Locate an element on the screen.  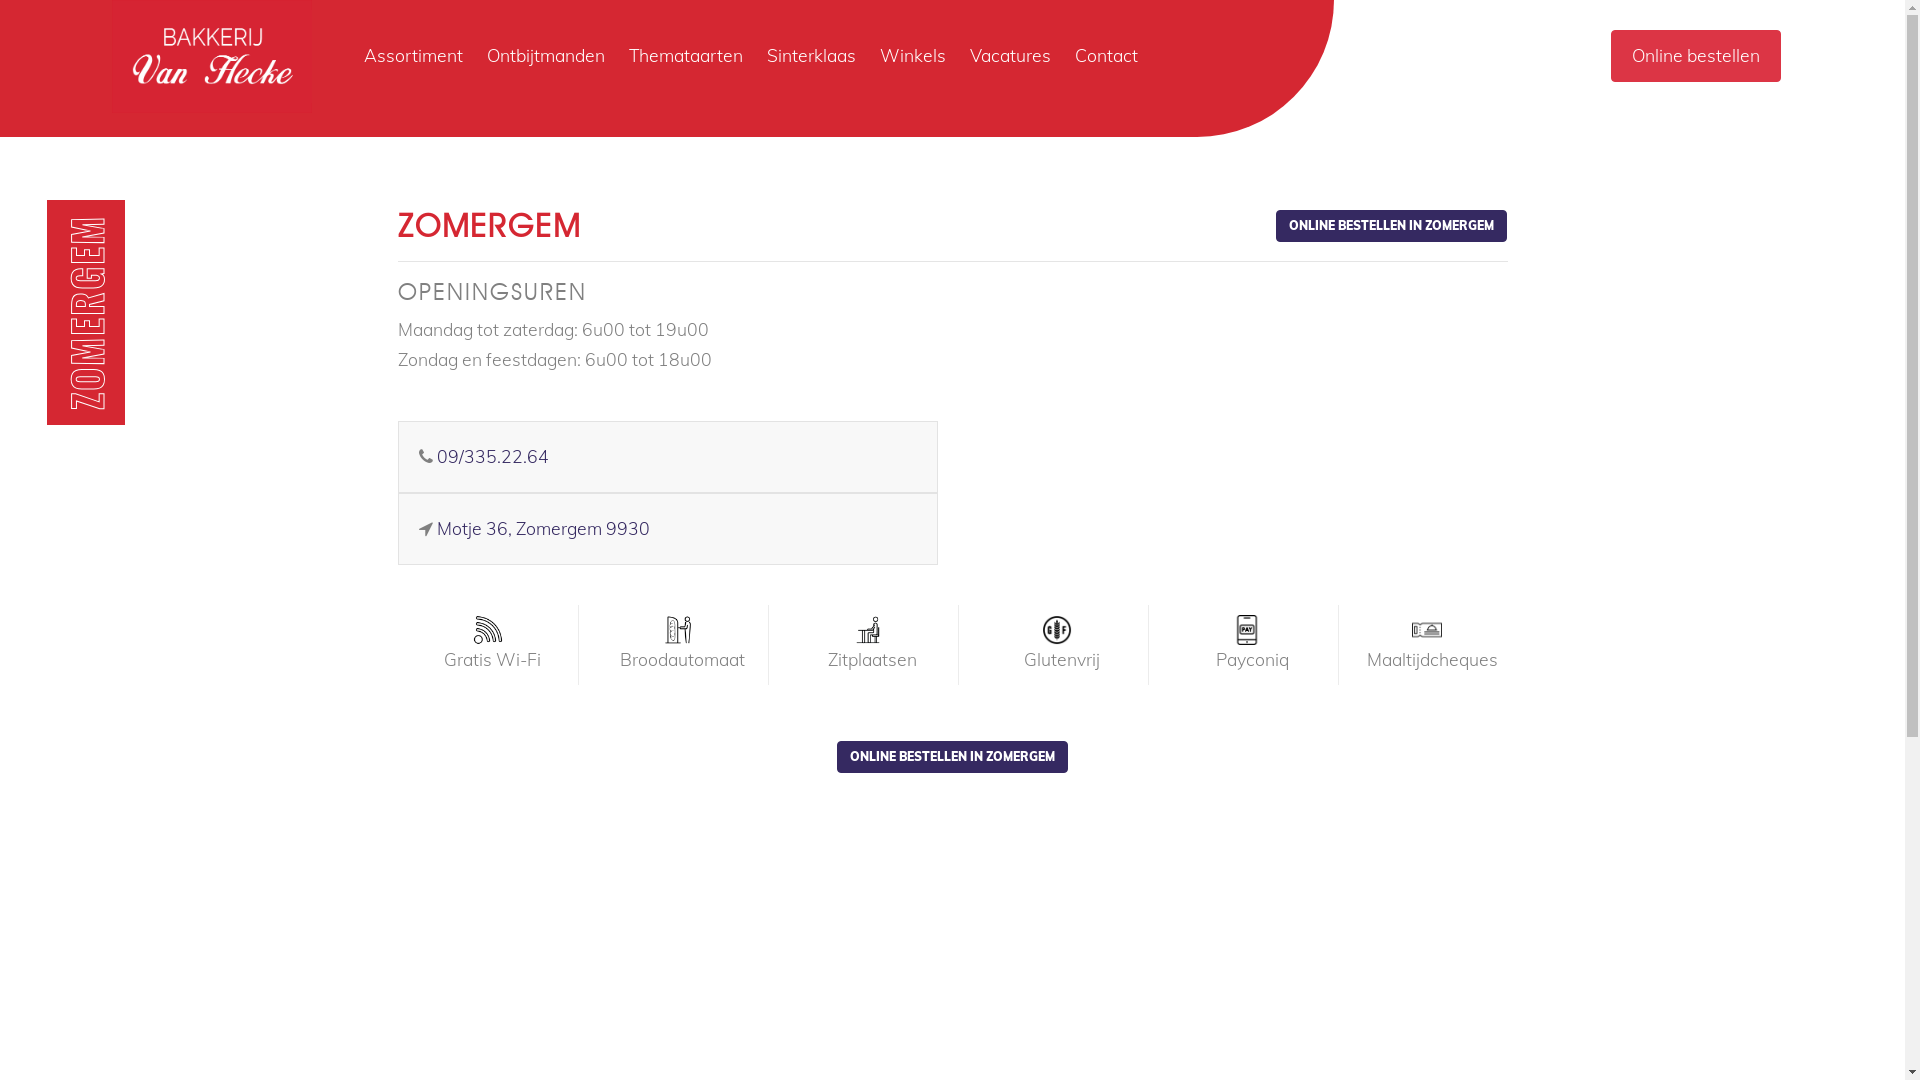
'Winkels' is located at coordinates (911, 55).